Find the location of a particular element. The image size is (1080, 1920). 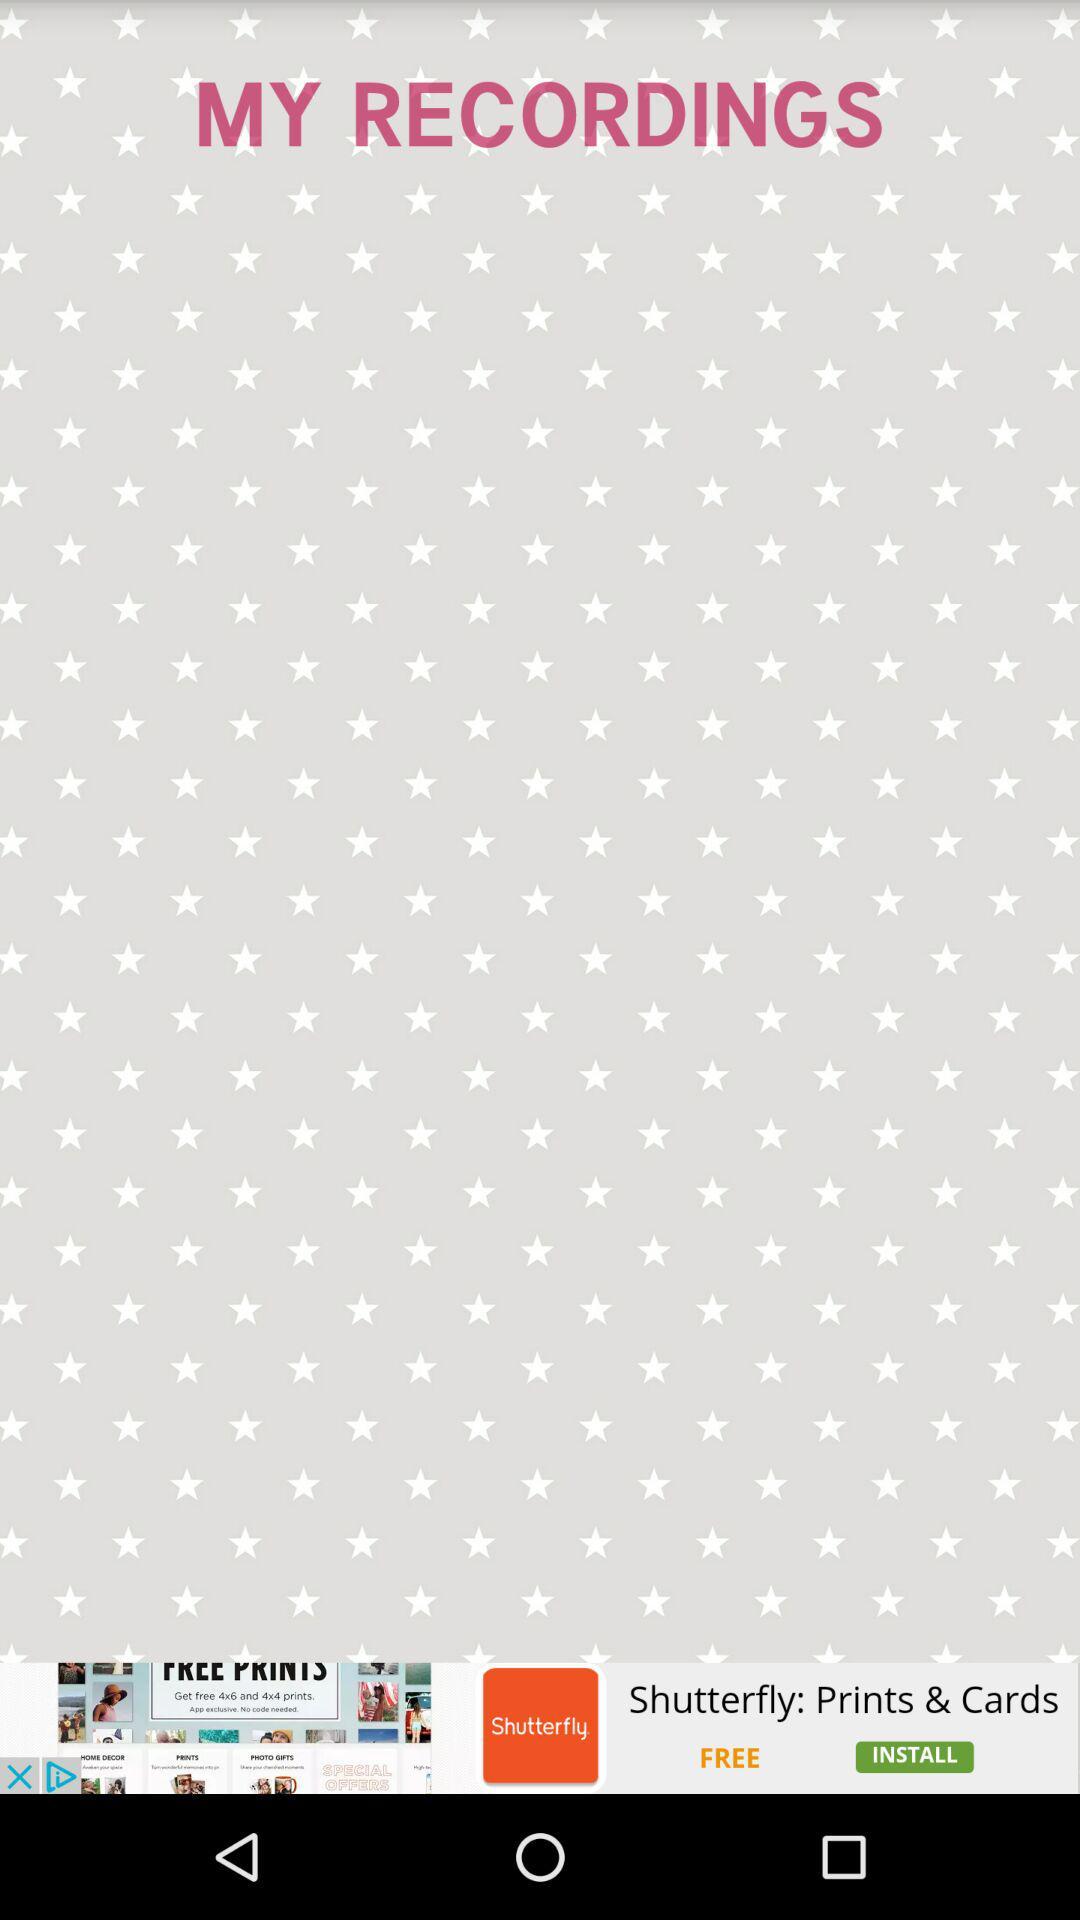

your recordings is located at coordinates (540, 940).